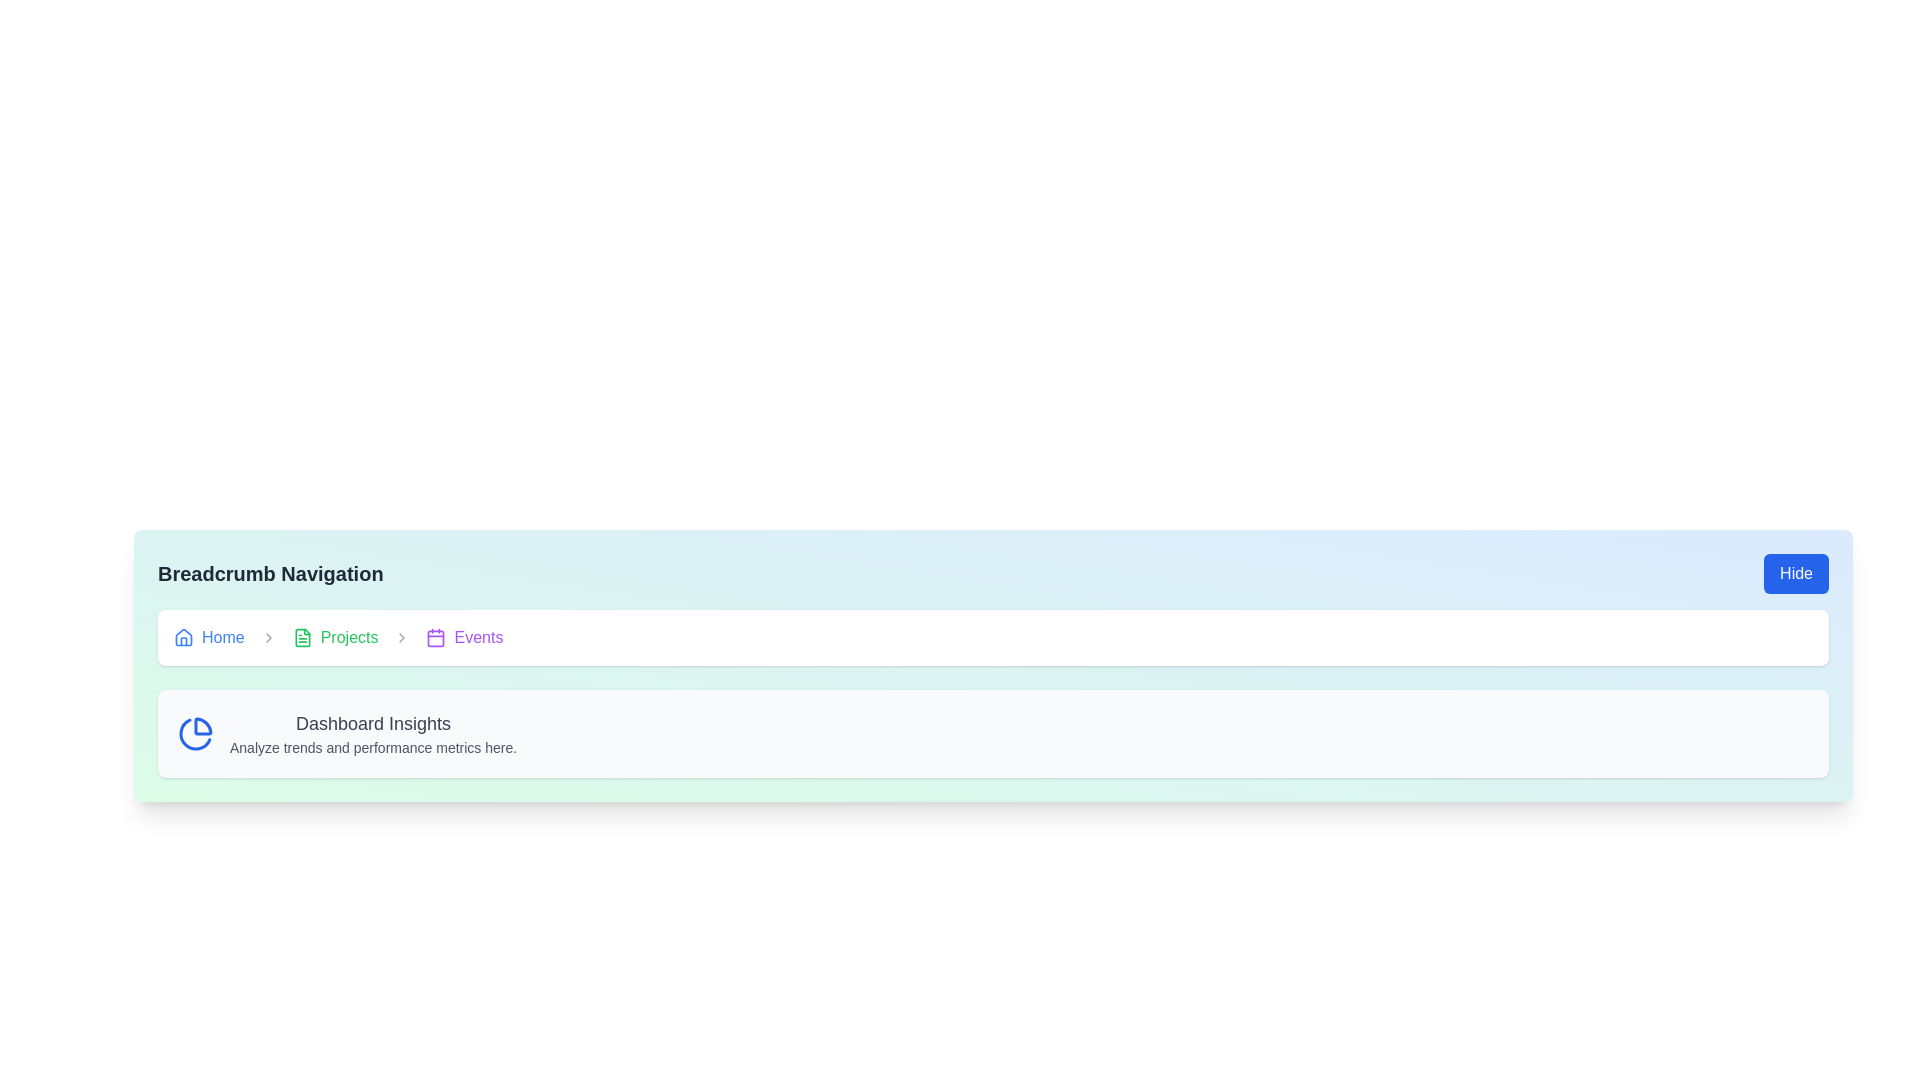 The height and width of the screenshot is (1080, 1920). I want to click on the calendar icon representing the 'Events' section in the breadcrumb navigation bar, located between the 'Projects' and 'Events' breadcrumbs, so click(435, 638).